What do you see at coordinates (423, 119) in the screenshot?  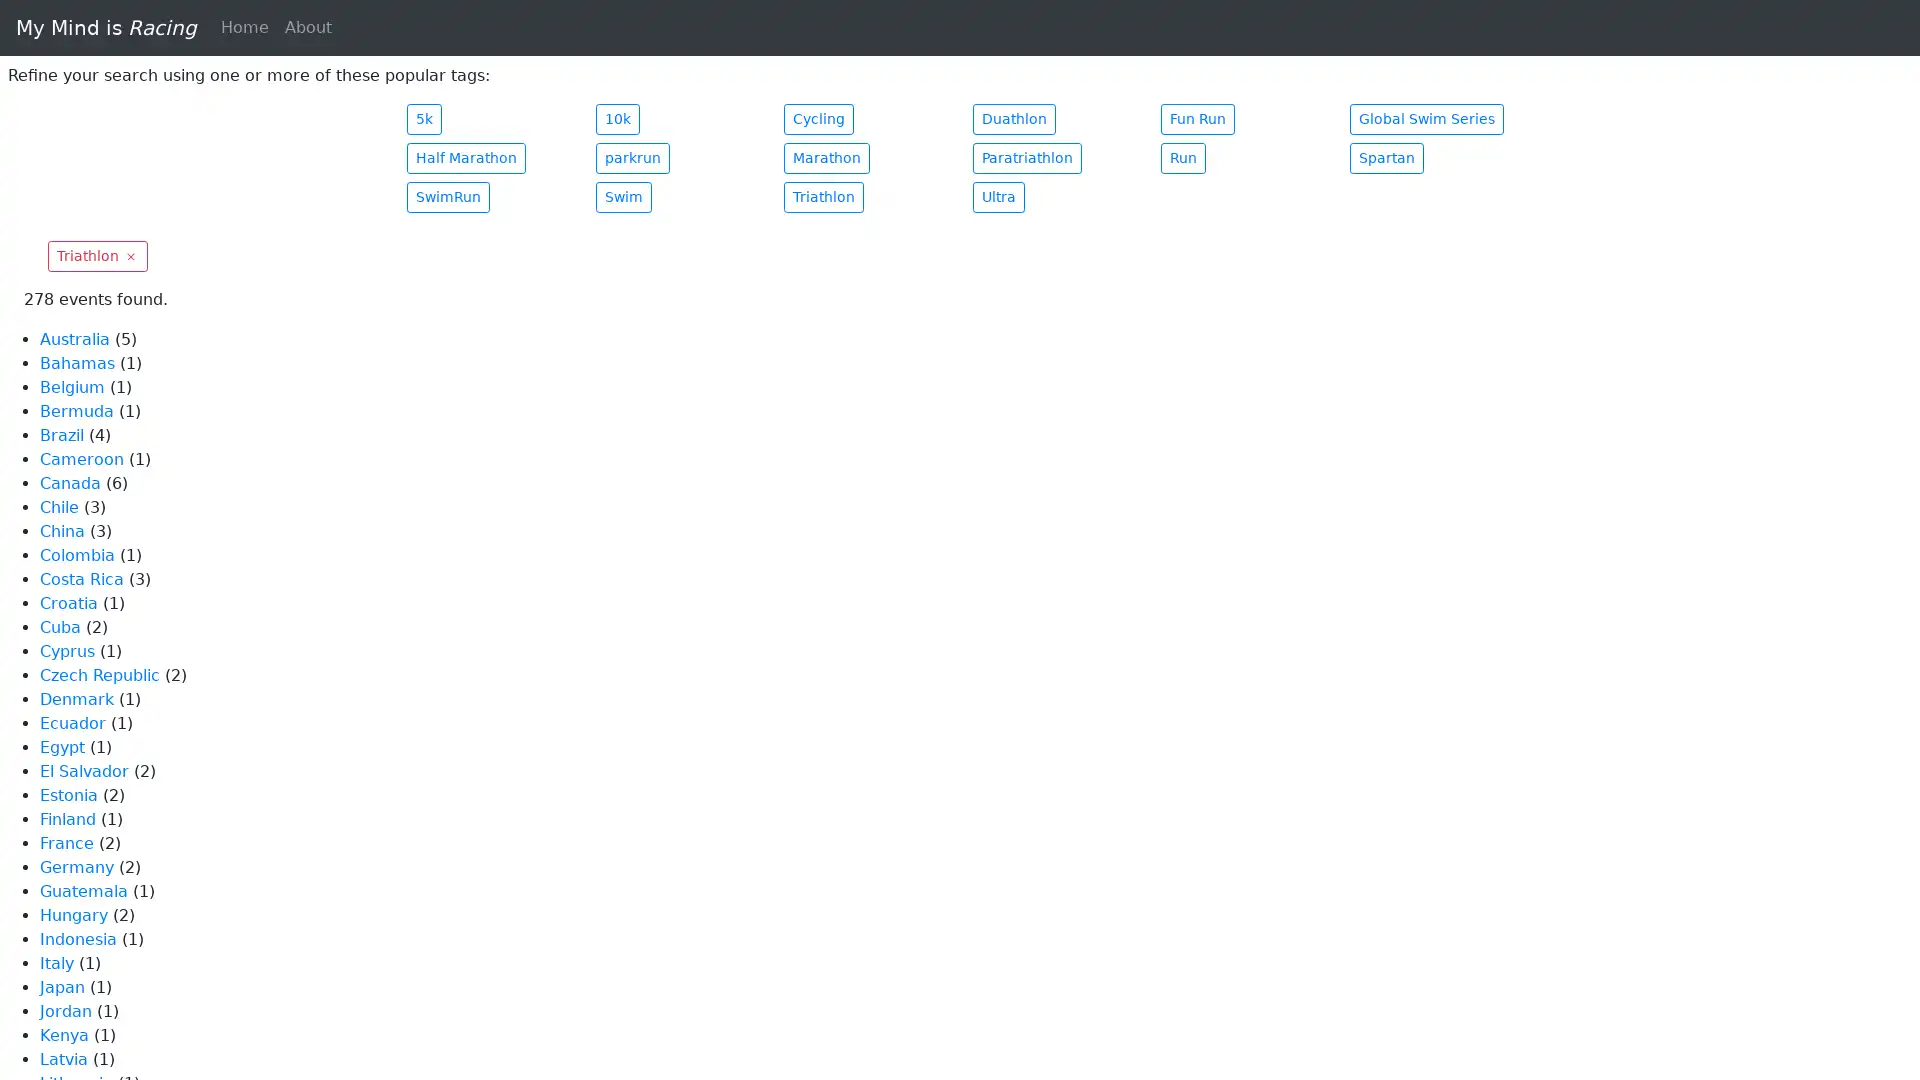 I see `5k` at bounding box center [423, 119].